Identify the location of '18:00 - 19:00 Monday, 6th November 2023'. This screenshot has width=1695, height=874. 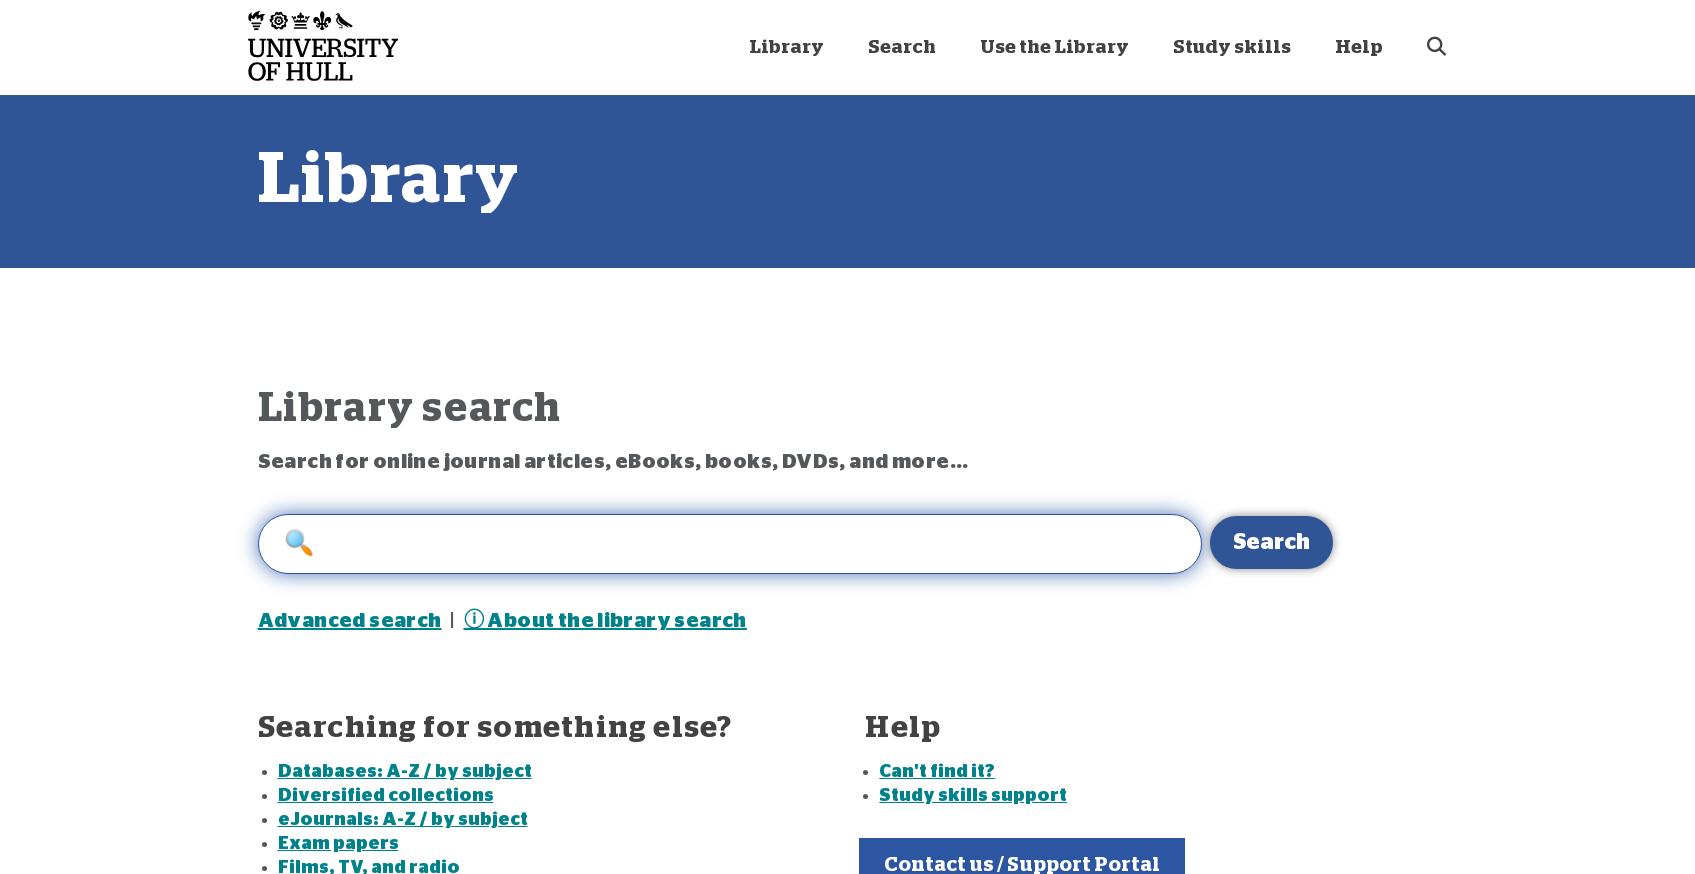
(1052, 359).